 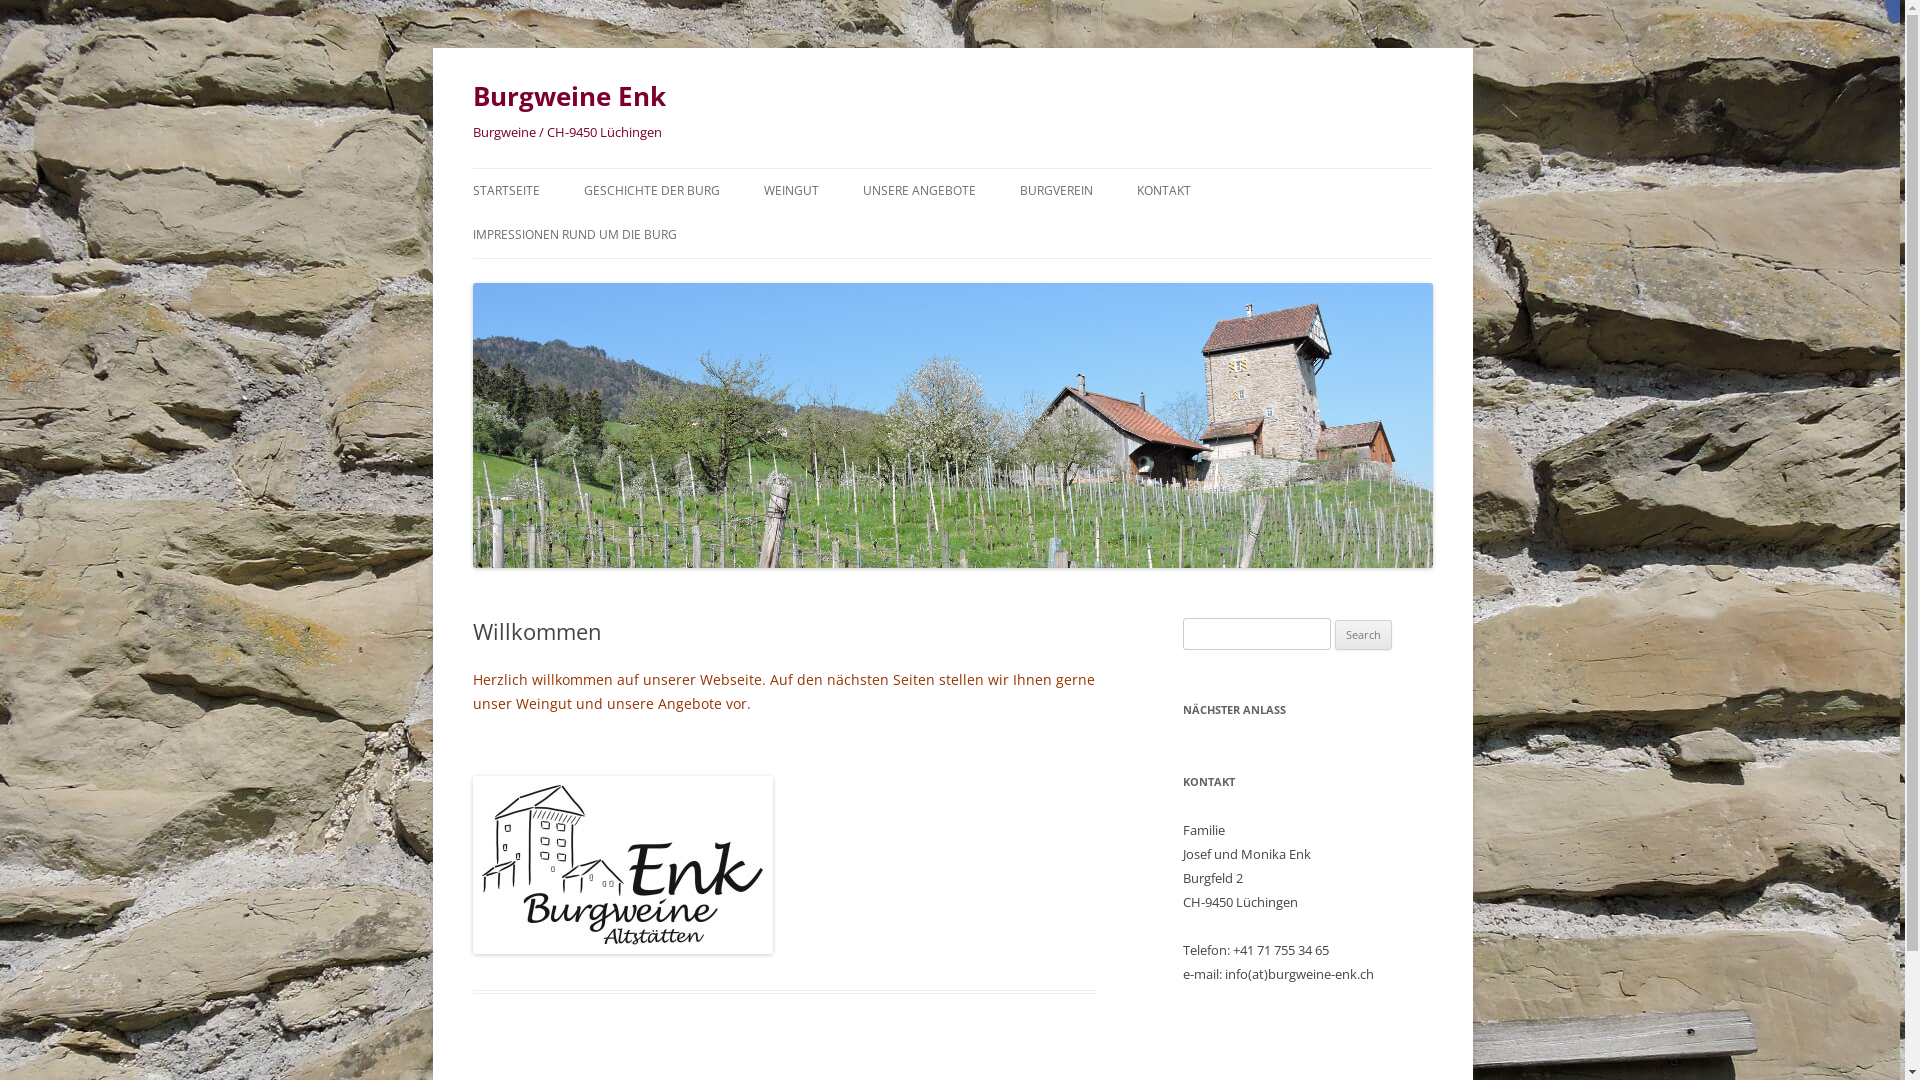 I want to click on 'WEINGUT', so click(x=762, y=191).